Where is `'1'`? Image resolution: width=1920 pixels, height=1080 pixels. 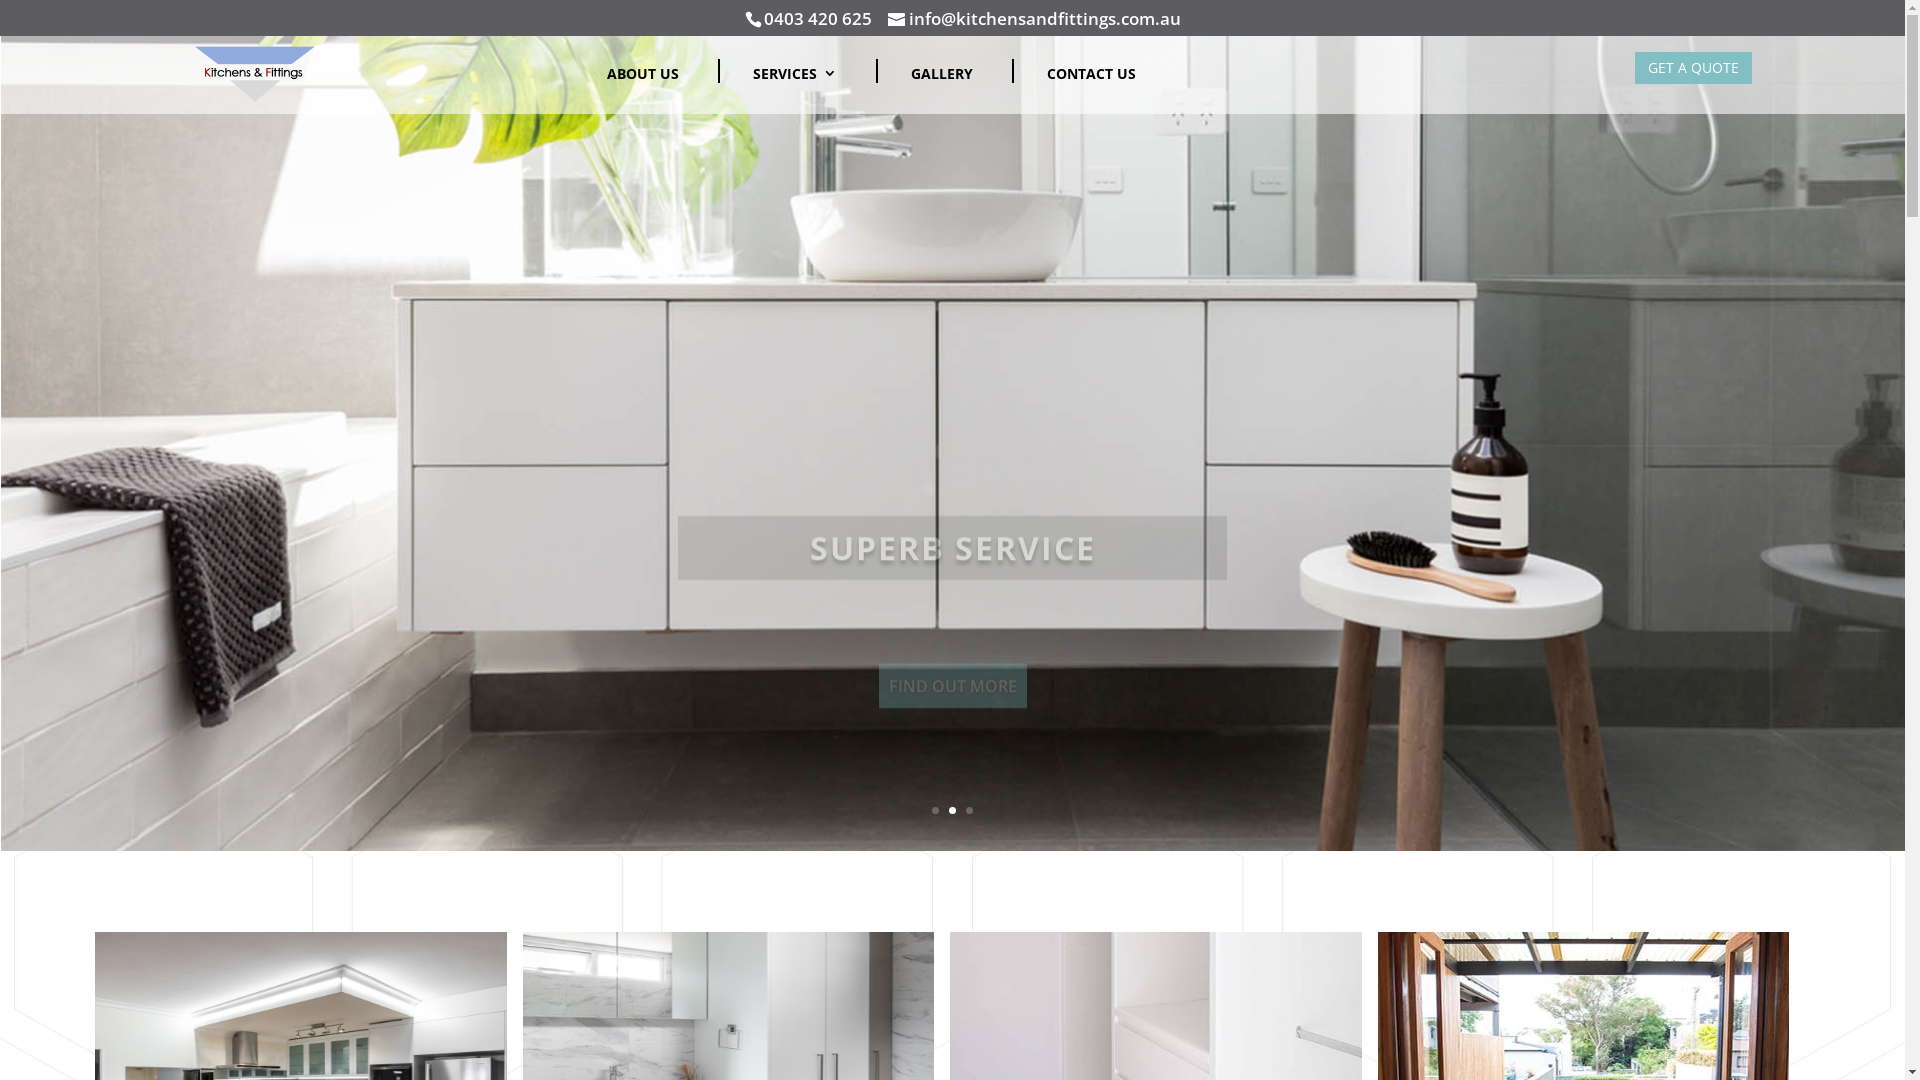 '1' is located at coordinates (934, 810).